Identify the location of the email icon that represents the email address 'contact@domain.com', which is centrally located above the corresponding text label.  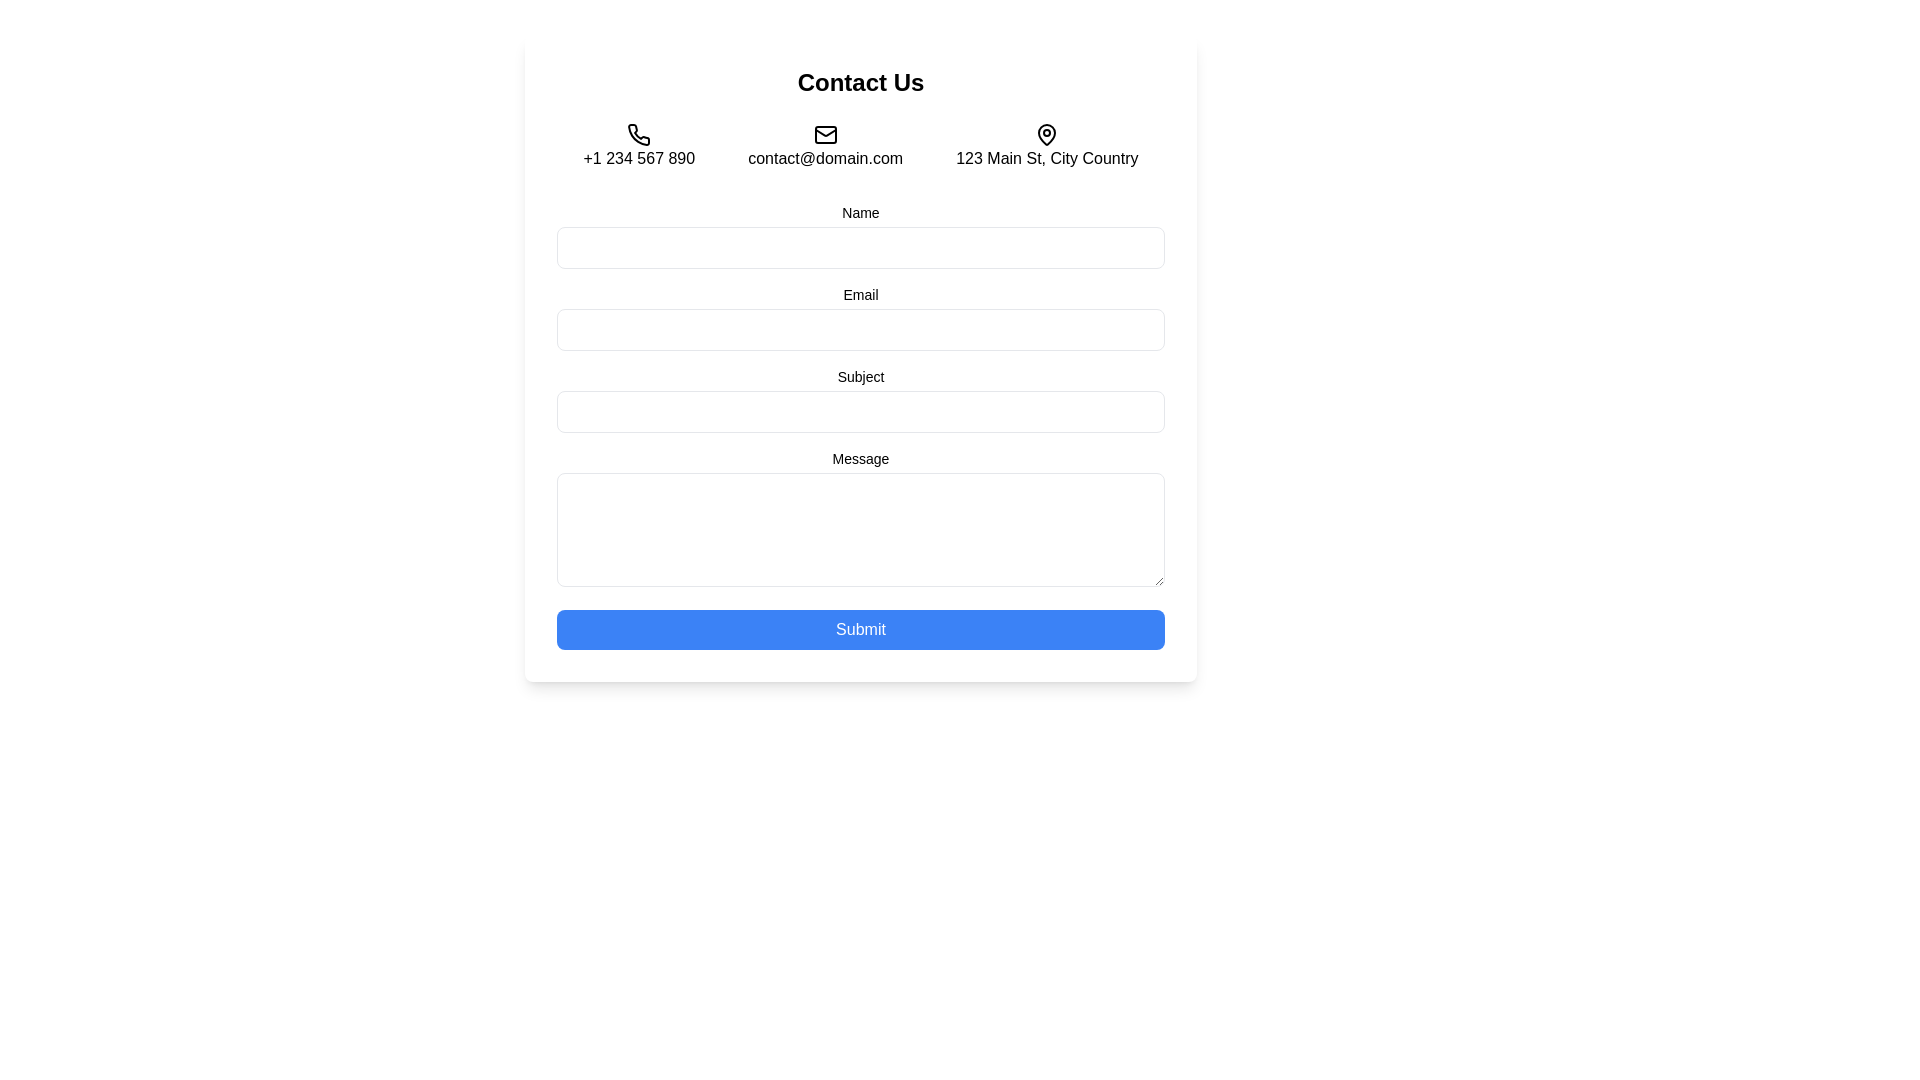
(825, 135).